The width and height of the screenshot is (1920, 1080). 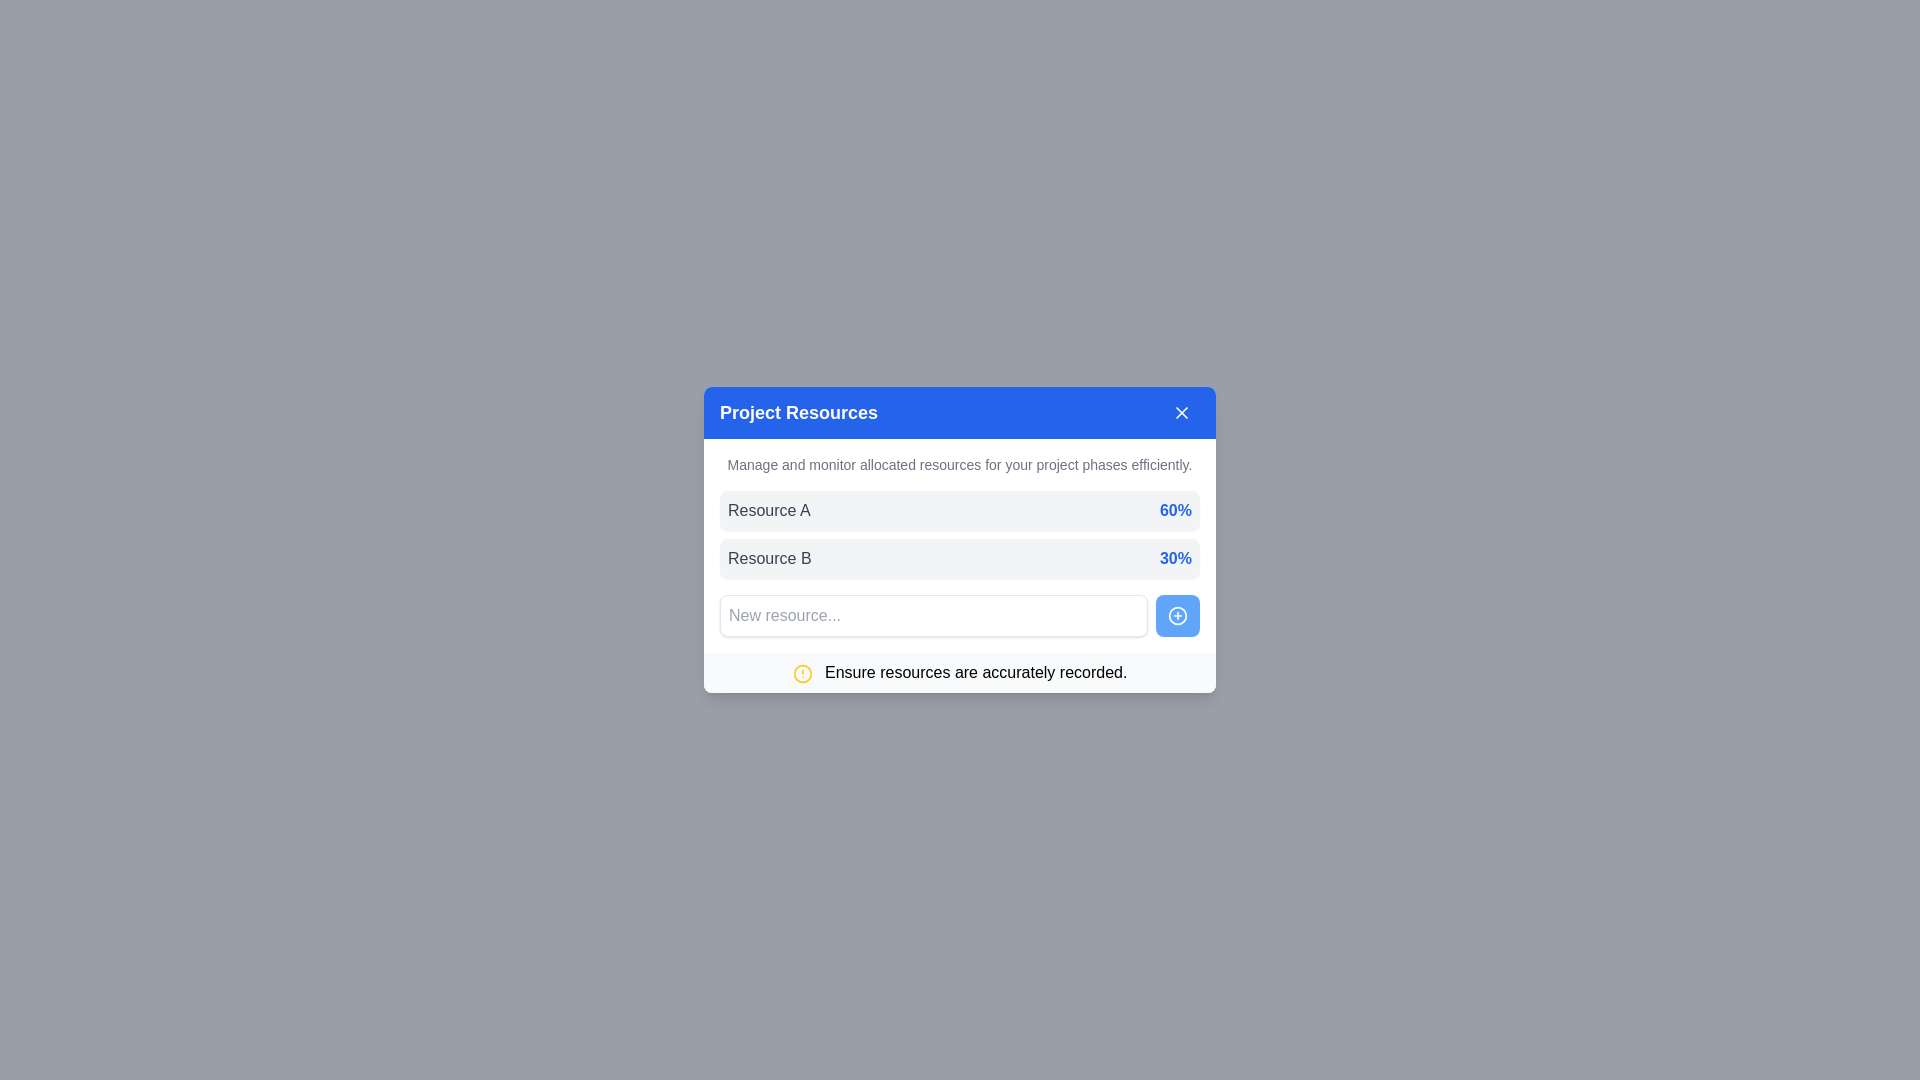 I want to click on the close button located in the top right corner of the blue header bar labeled 'Project Resources', so click(x=1181, y=411).